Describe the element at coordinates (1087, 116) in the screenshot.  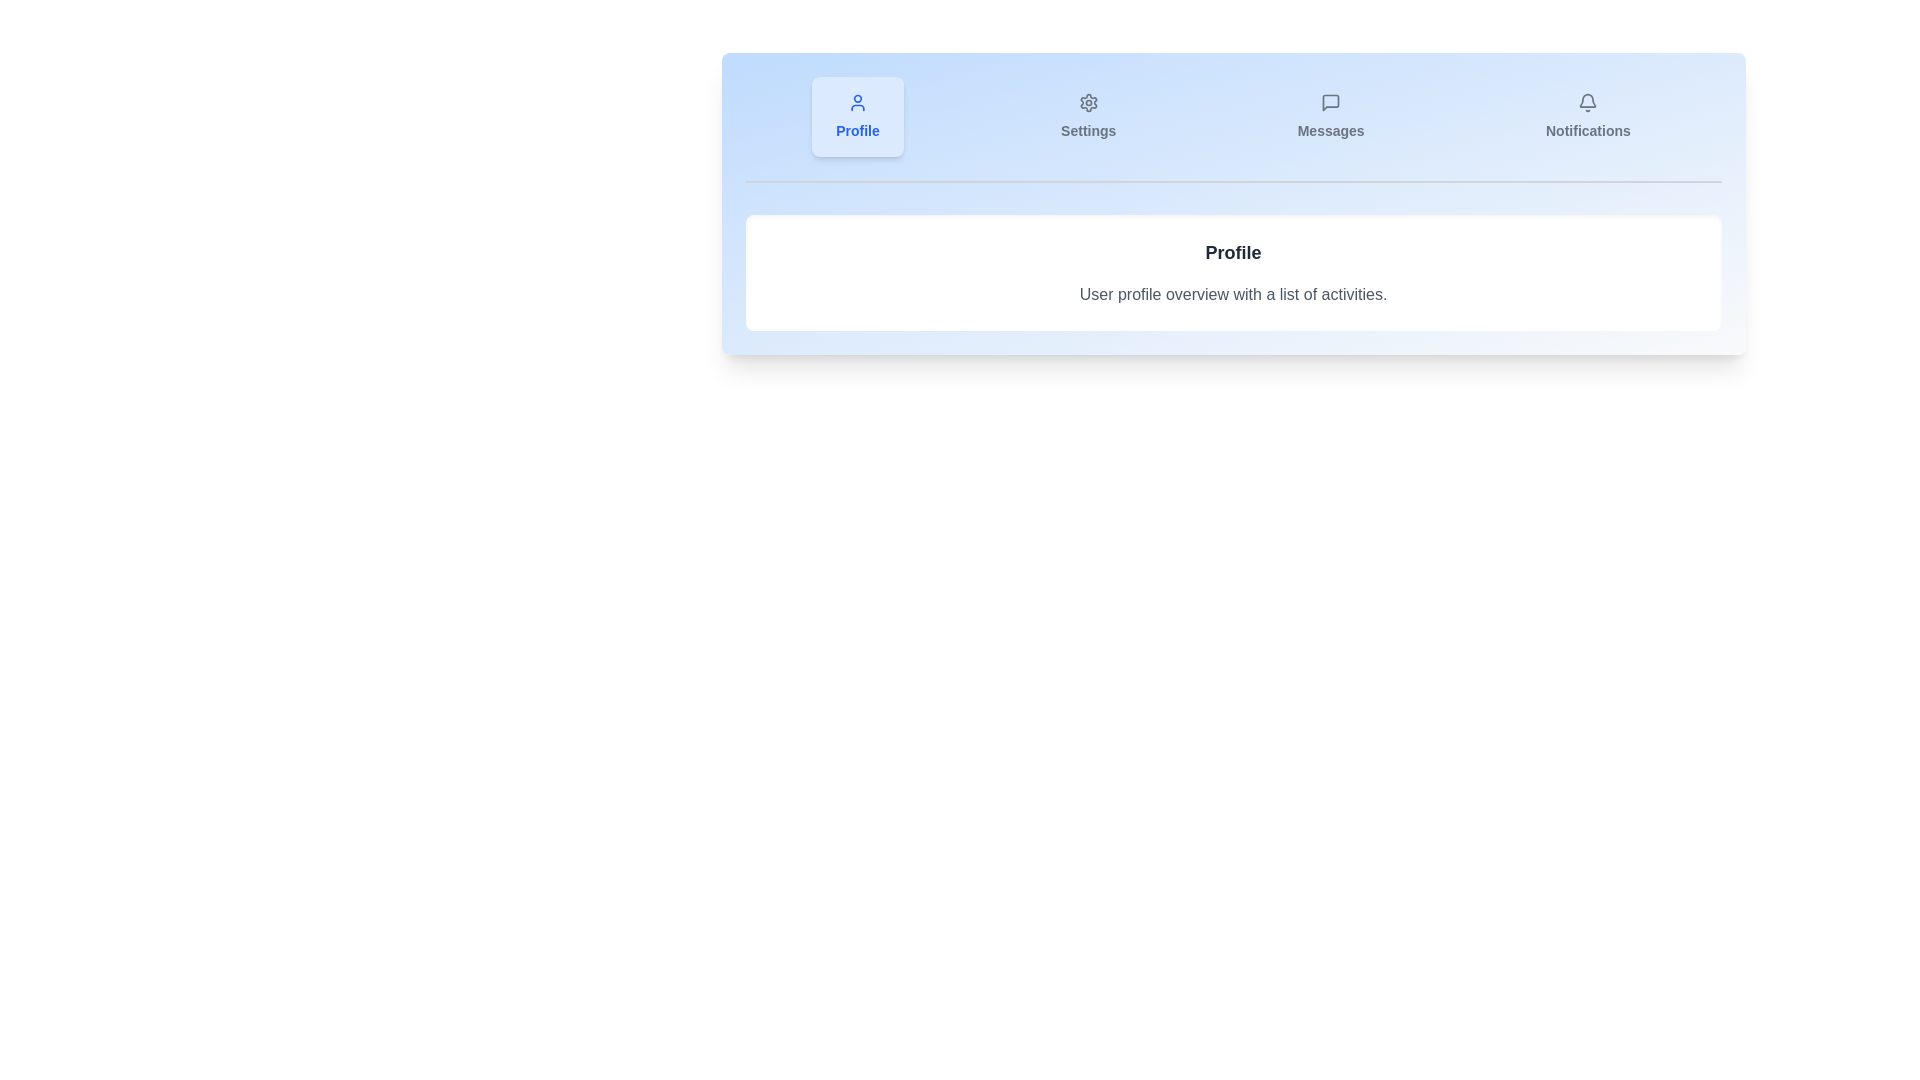
I see `the tab button labeled Settings to switch to the corresponding tab` at that location.